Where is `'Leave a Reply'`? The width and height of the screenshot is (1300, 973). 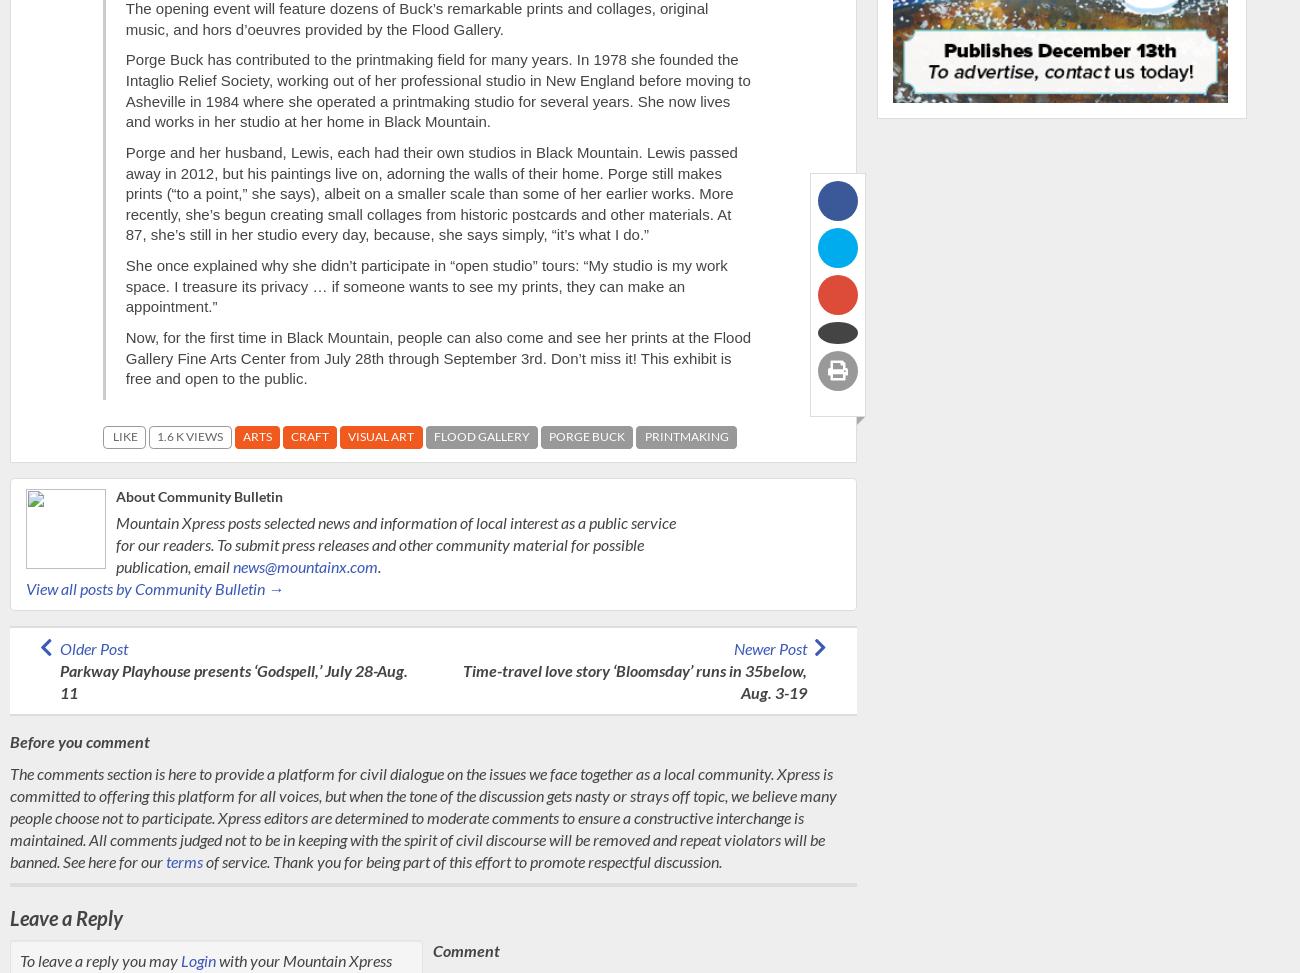 'Leave a Reply' is located at coordinates (9, 915).